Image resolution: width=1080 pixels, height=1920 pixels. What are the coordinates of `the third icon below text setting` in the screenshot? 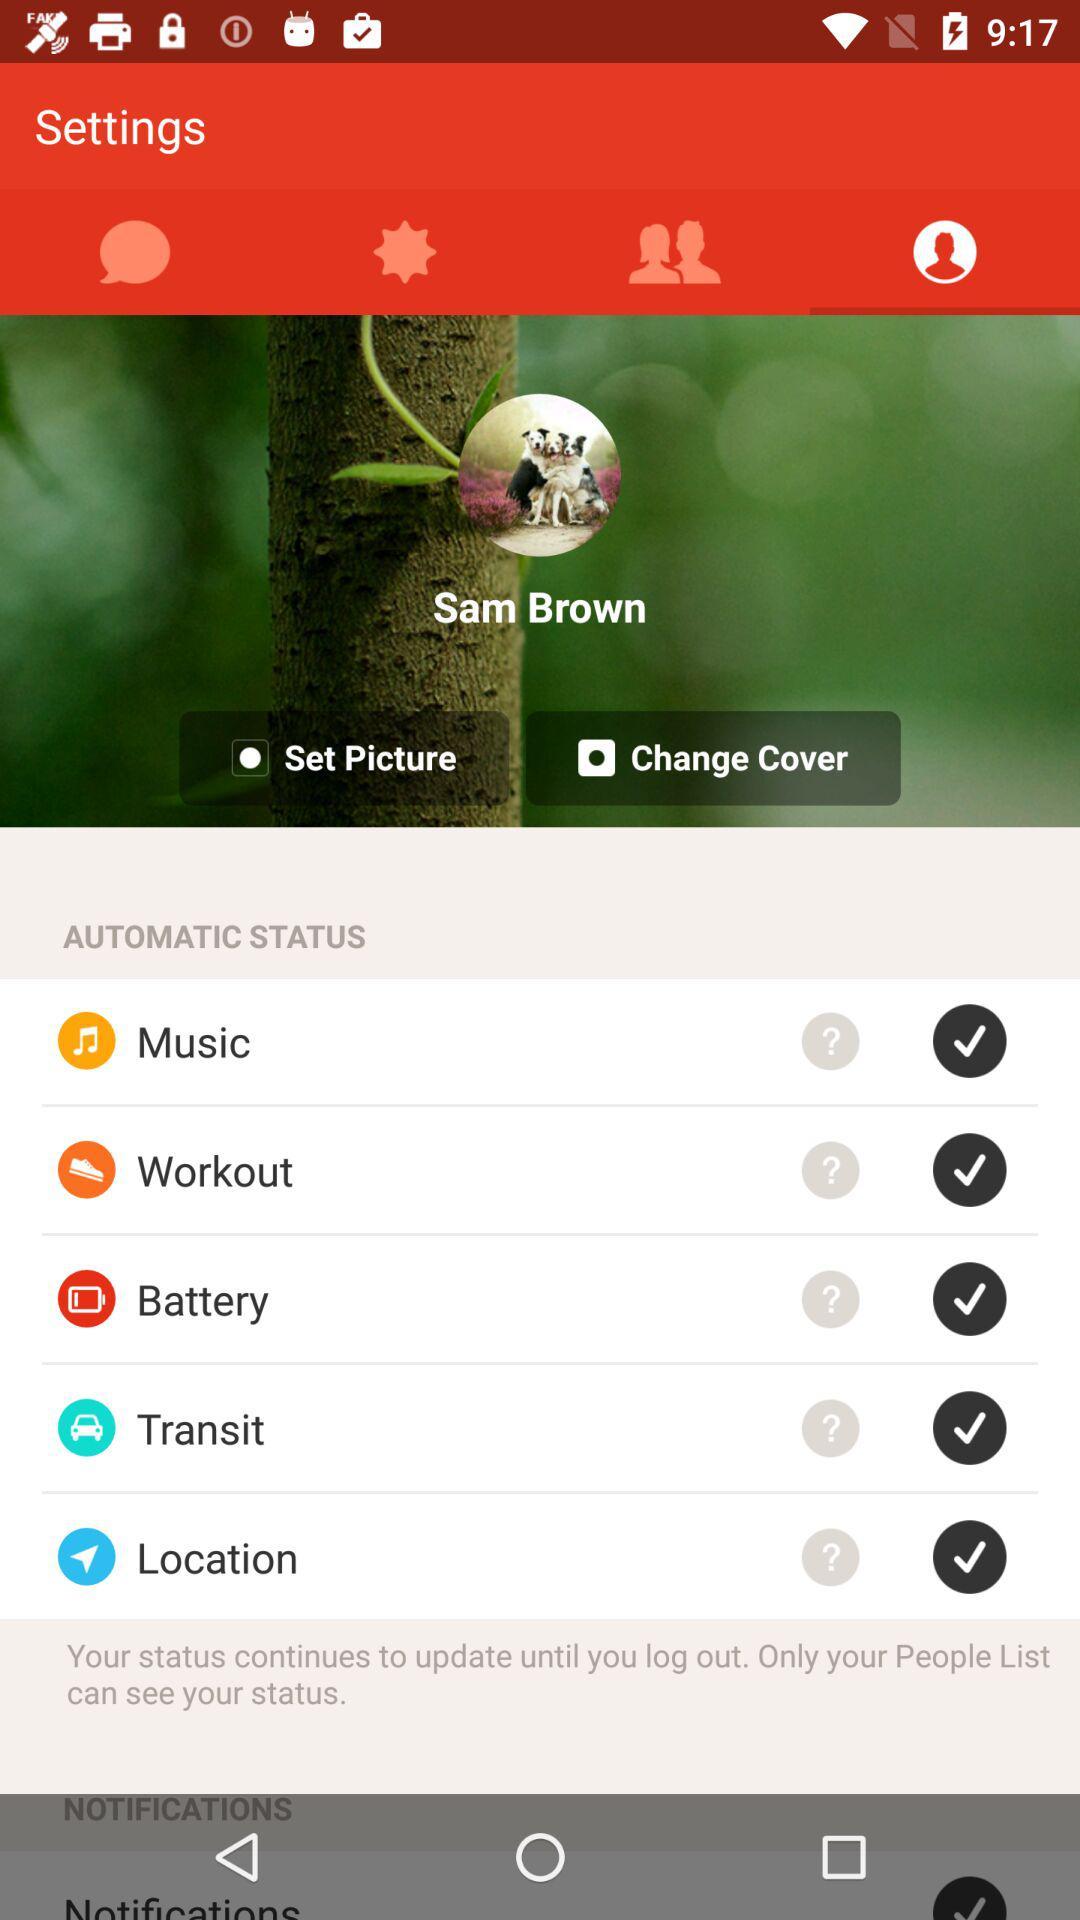 It's located at (675, 251).